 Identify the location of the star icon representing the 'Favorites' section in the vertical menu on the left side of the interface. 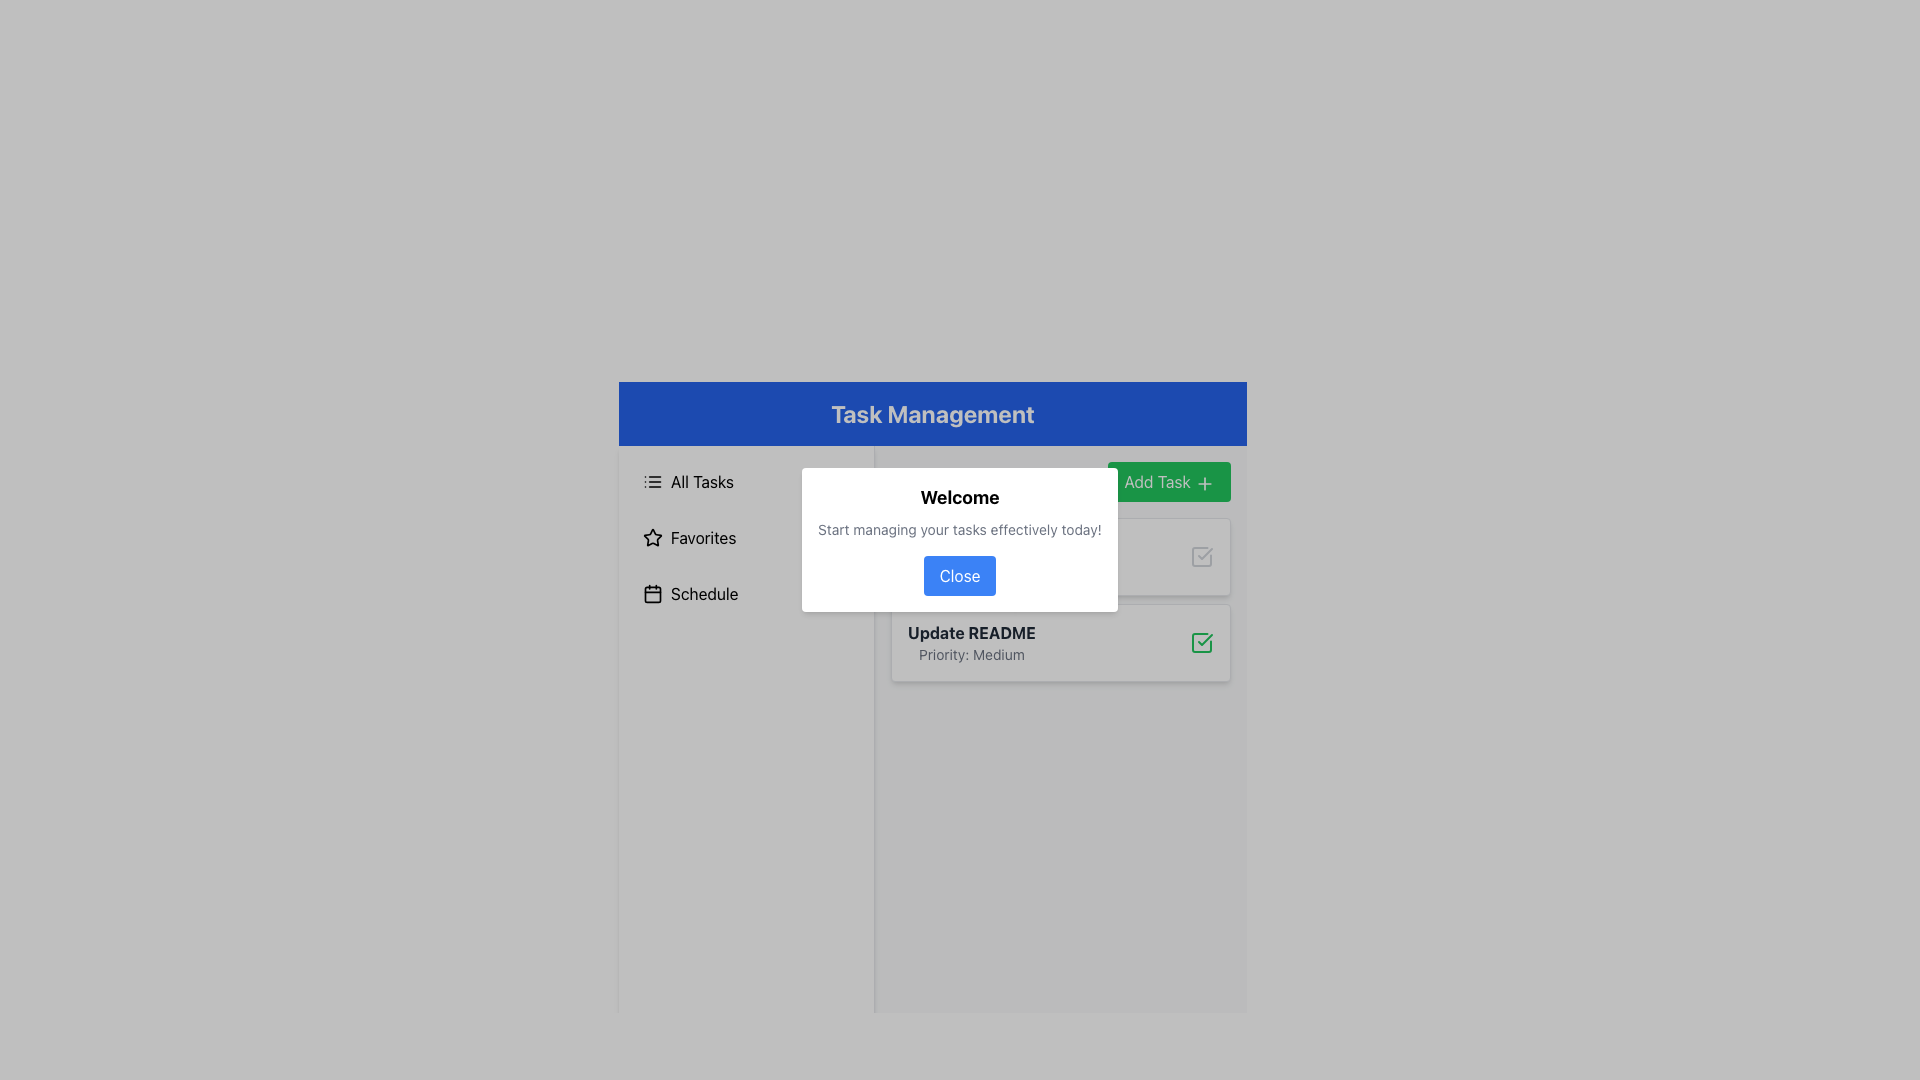
(652, 536).